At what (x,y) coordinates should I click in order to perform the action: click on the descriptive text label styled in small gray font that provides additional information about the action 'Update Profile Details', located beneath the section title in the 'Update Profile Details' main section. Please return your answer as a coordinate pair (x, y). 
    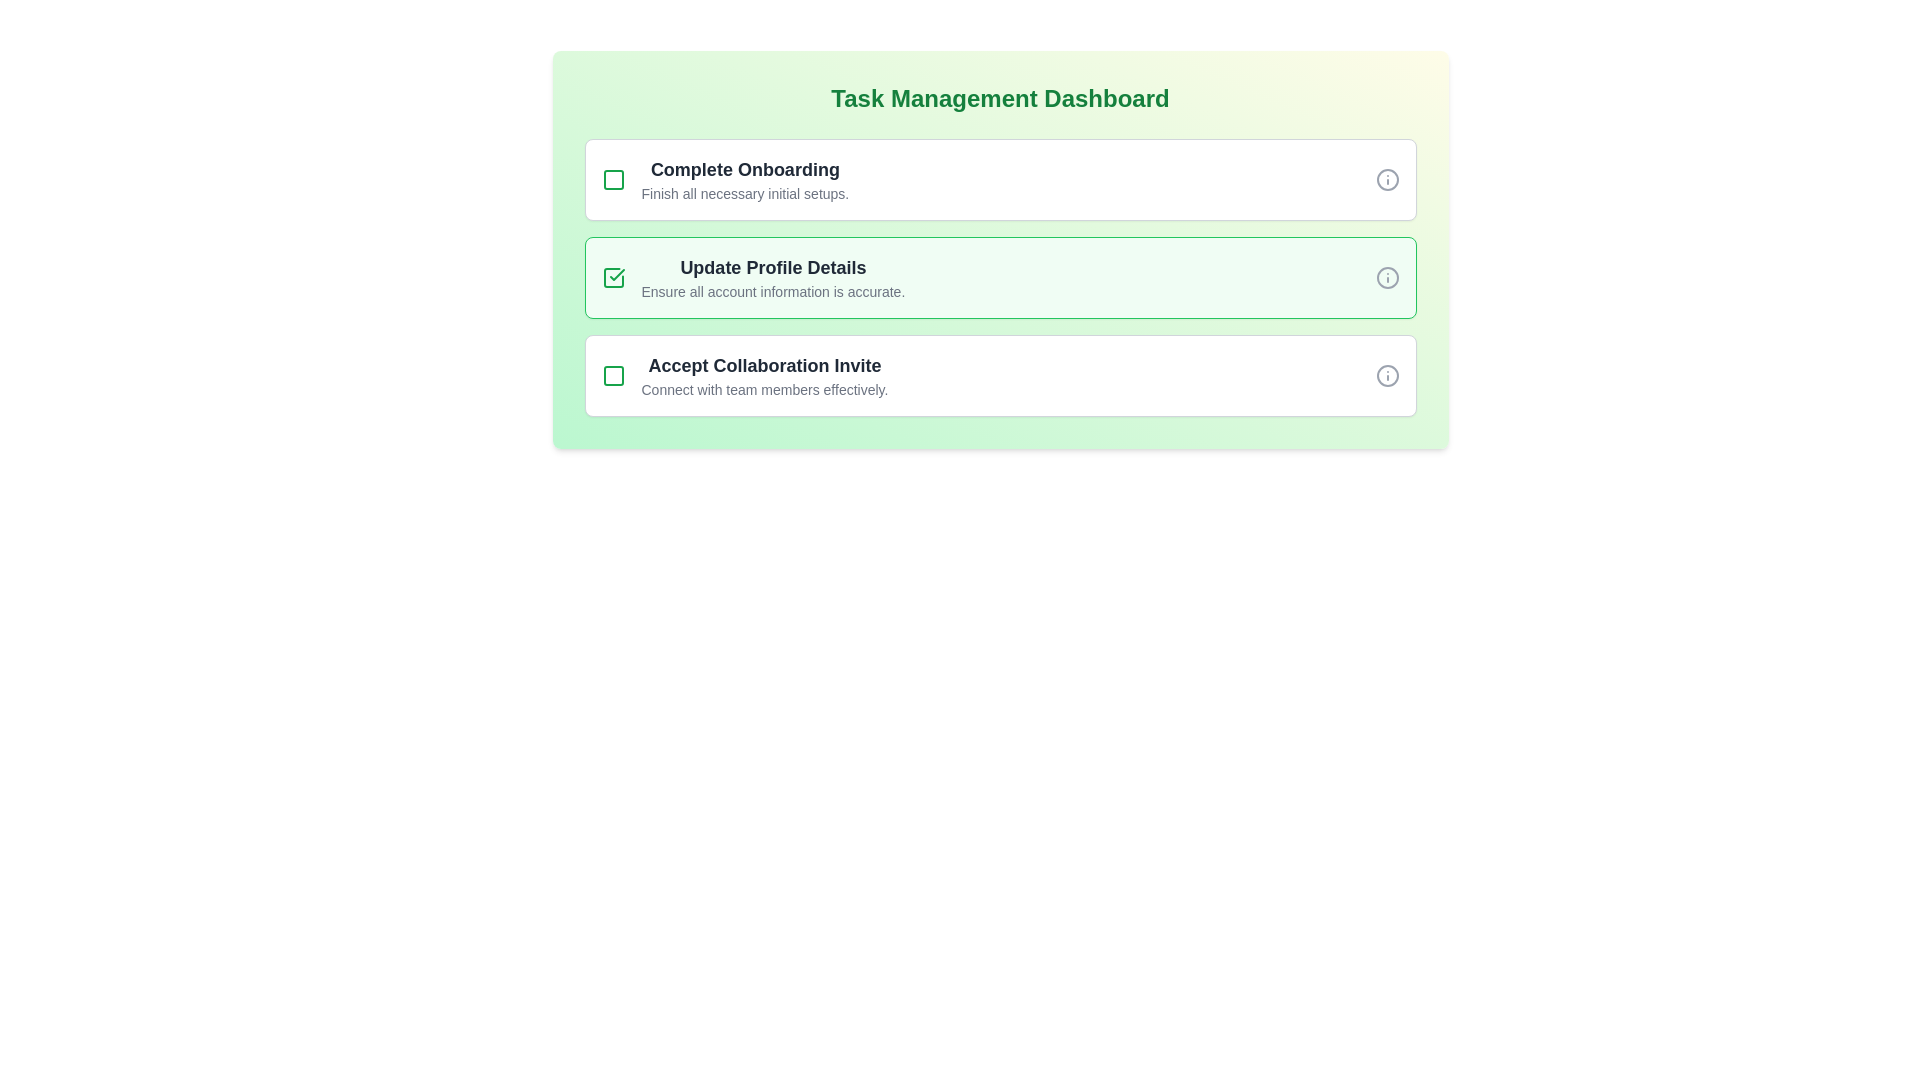
    Looking at the image, I should click on (772, 292).